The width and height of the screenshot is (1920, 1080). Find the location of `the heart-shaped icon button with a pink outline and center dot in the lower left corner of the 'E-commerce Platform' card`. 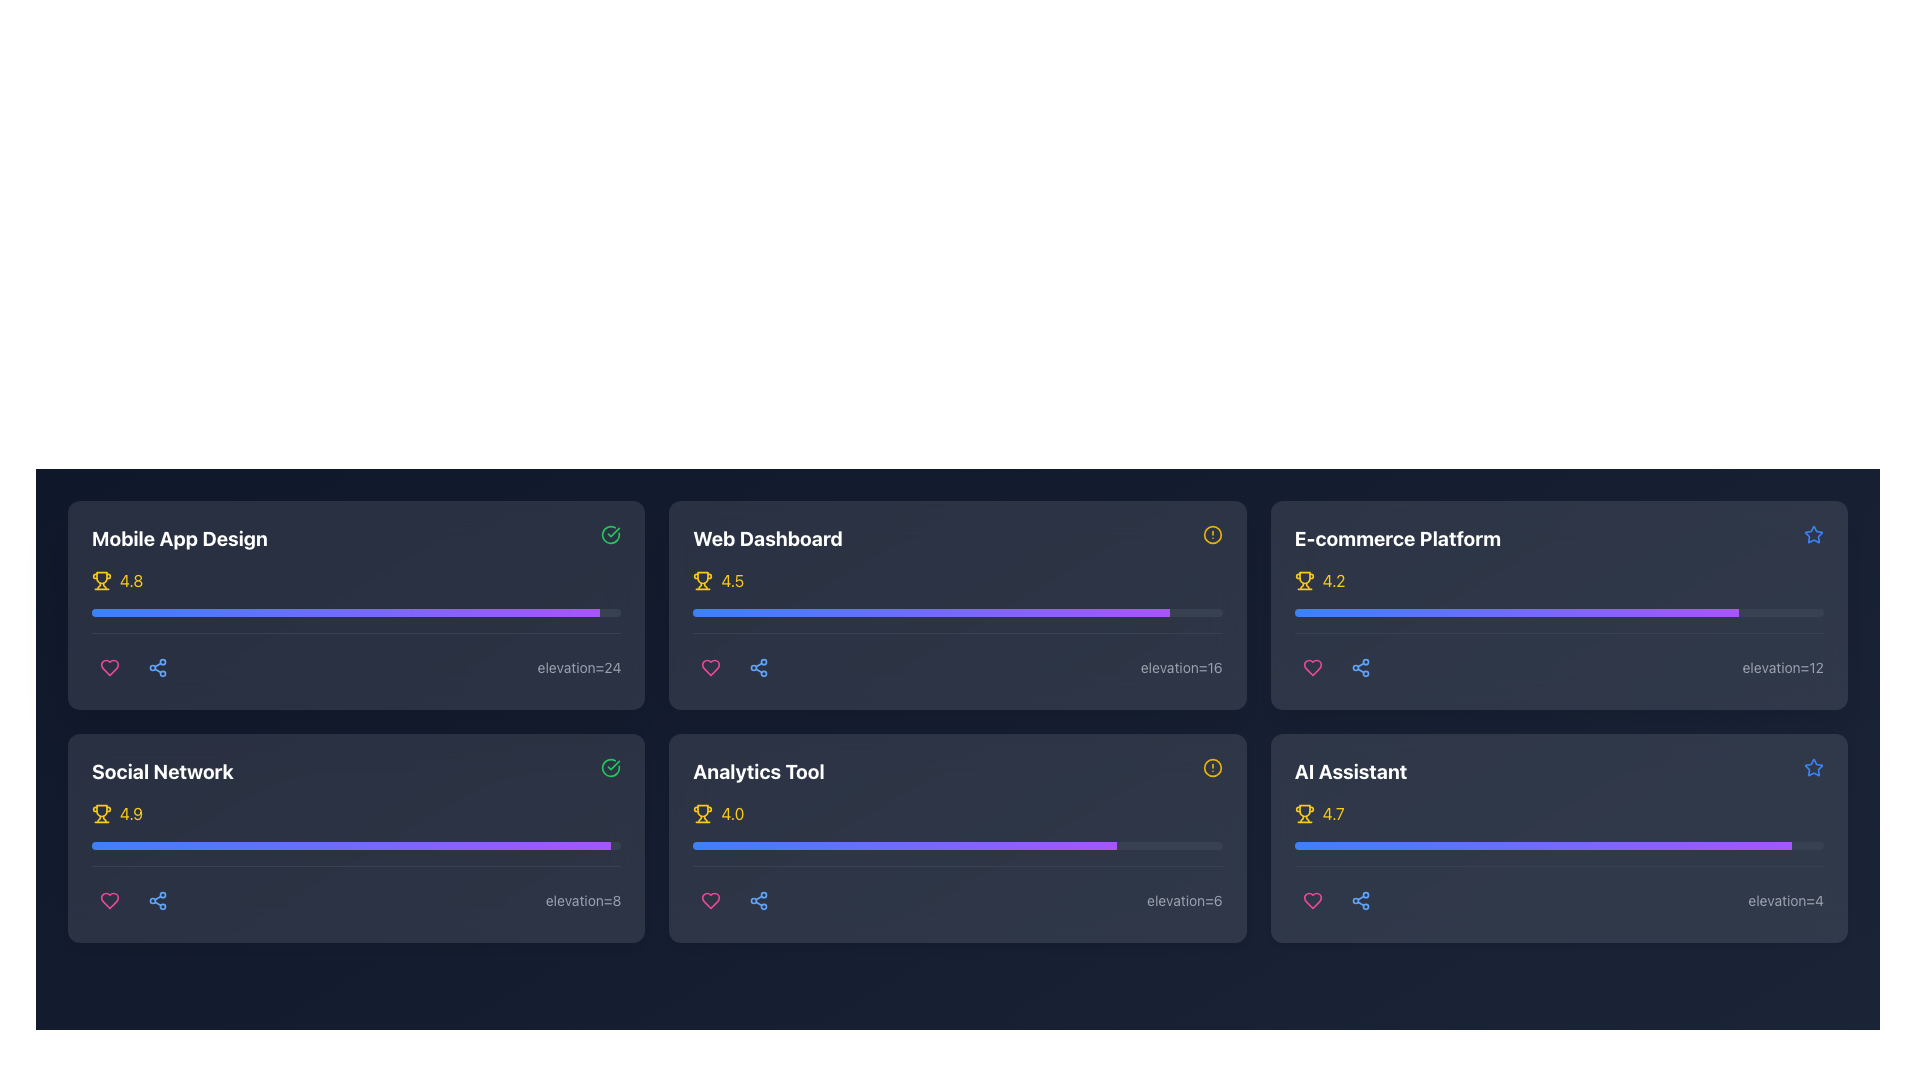

the heart-shaped icon button with a pink outline and center dot in the lower left corner of the 'E-commerce Platform' card is located at coordinates (1312, 667).